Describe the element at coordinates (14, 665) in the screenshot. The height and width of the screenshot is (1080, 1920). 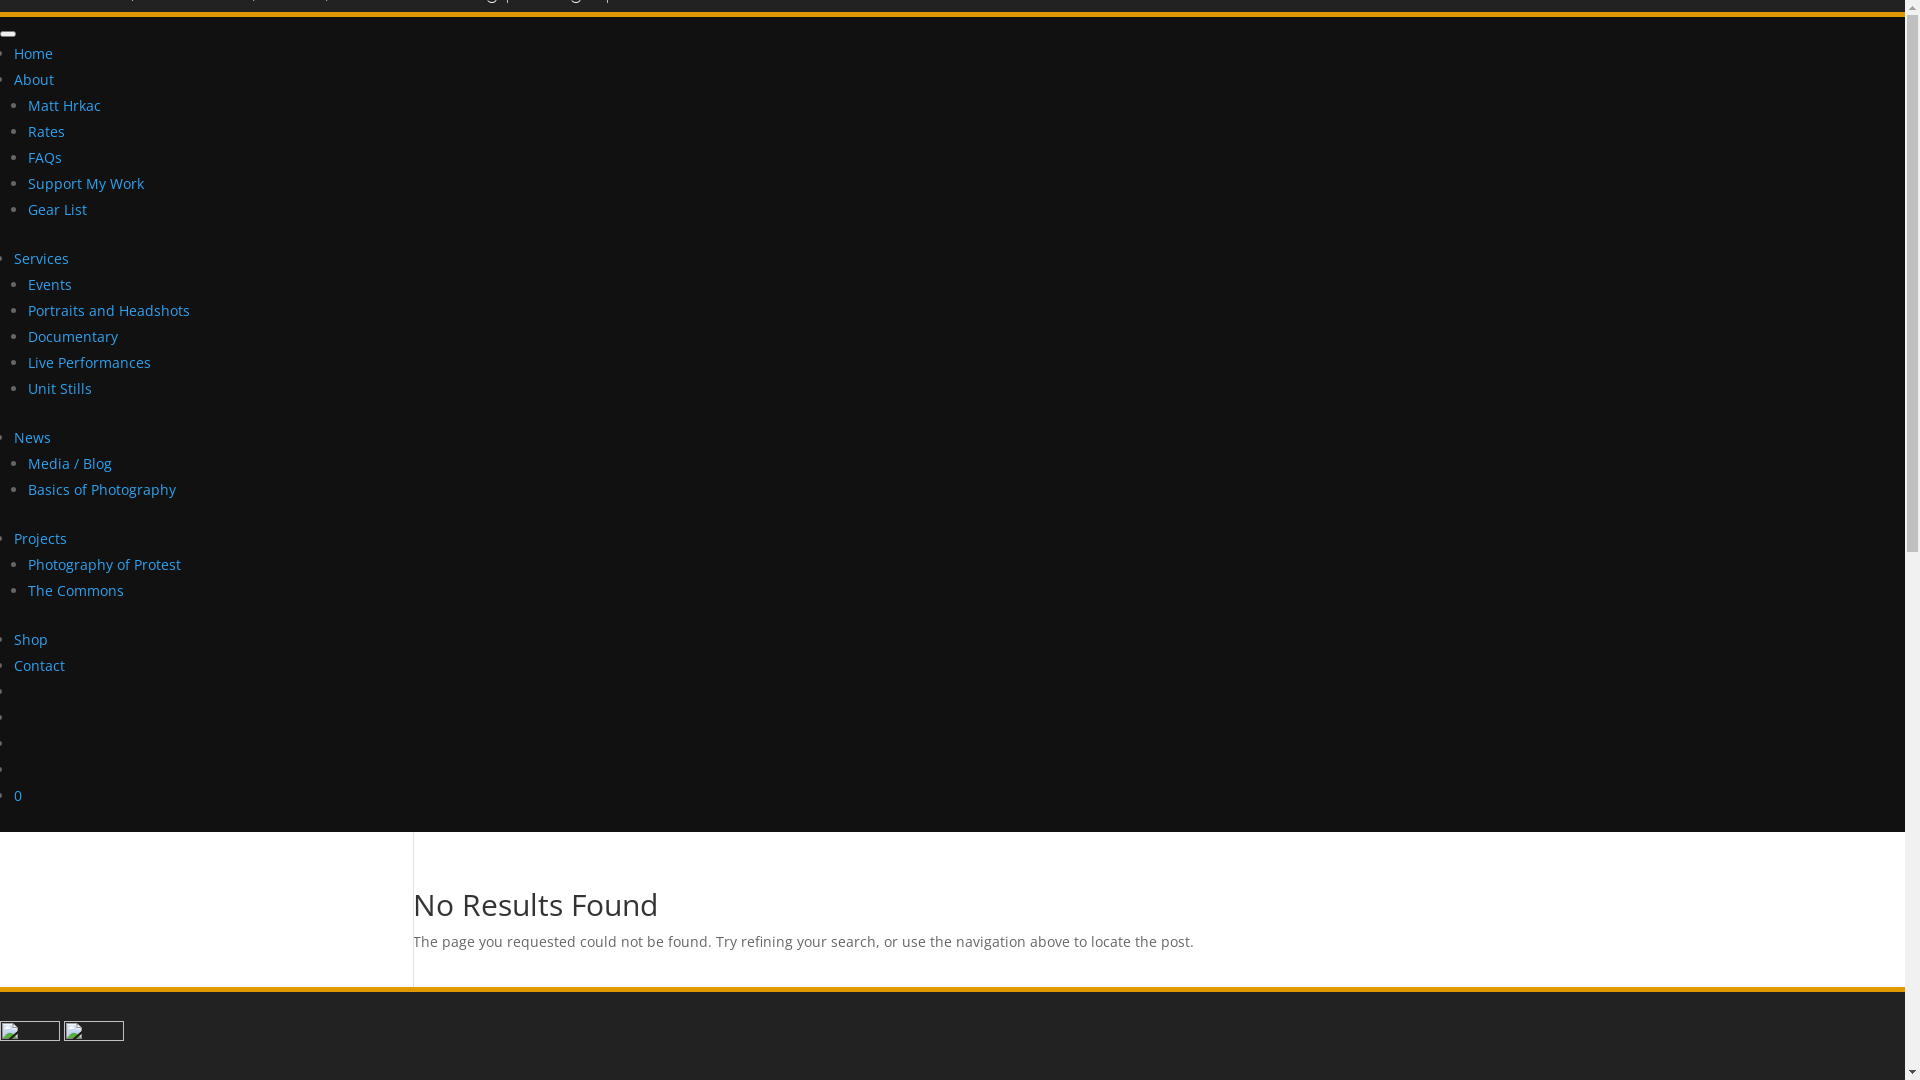
I see `'Contact'` at that location.